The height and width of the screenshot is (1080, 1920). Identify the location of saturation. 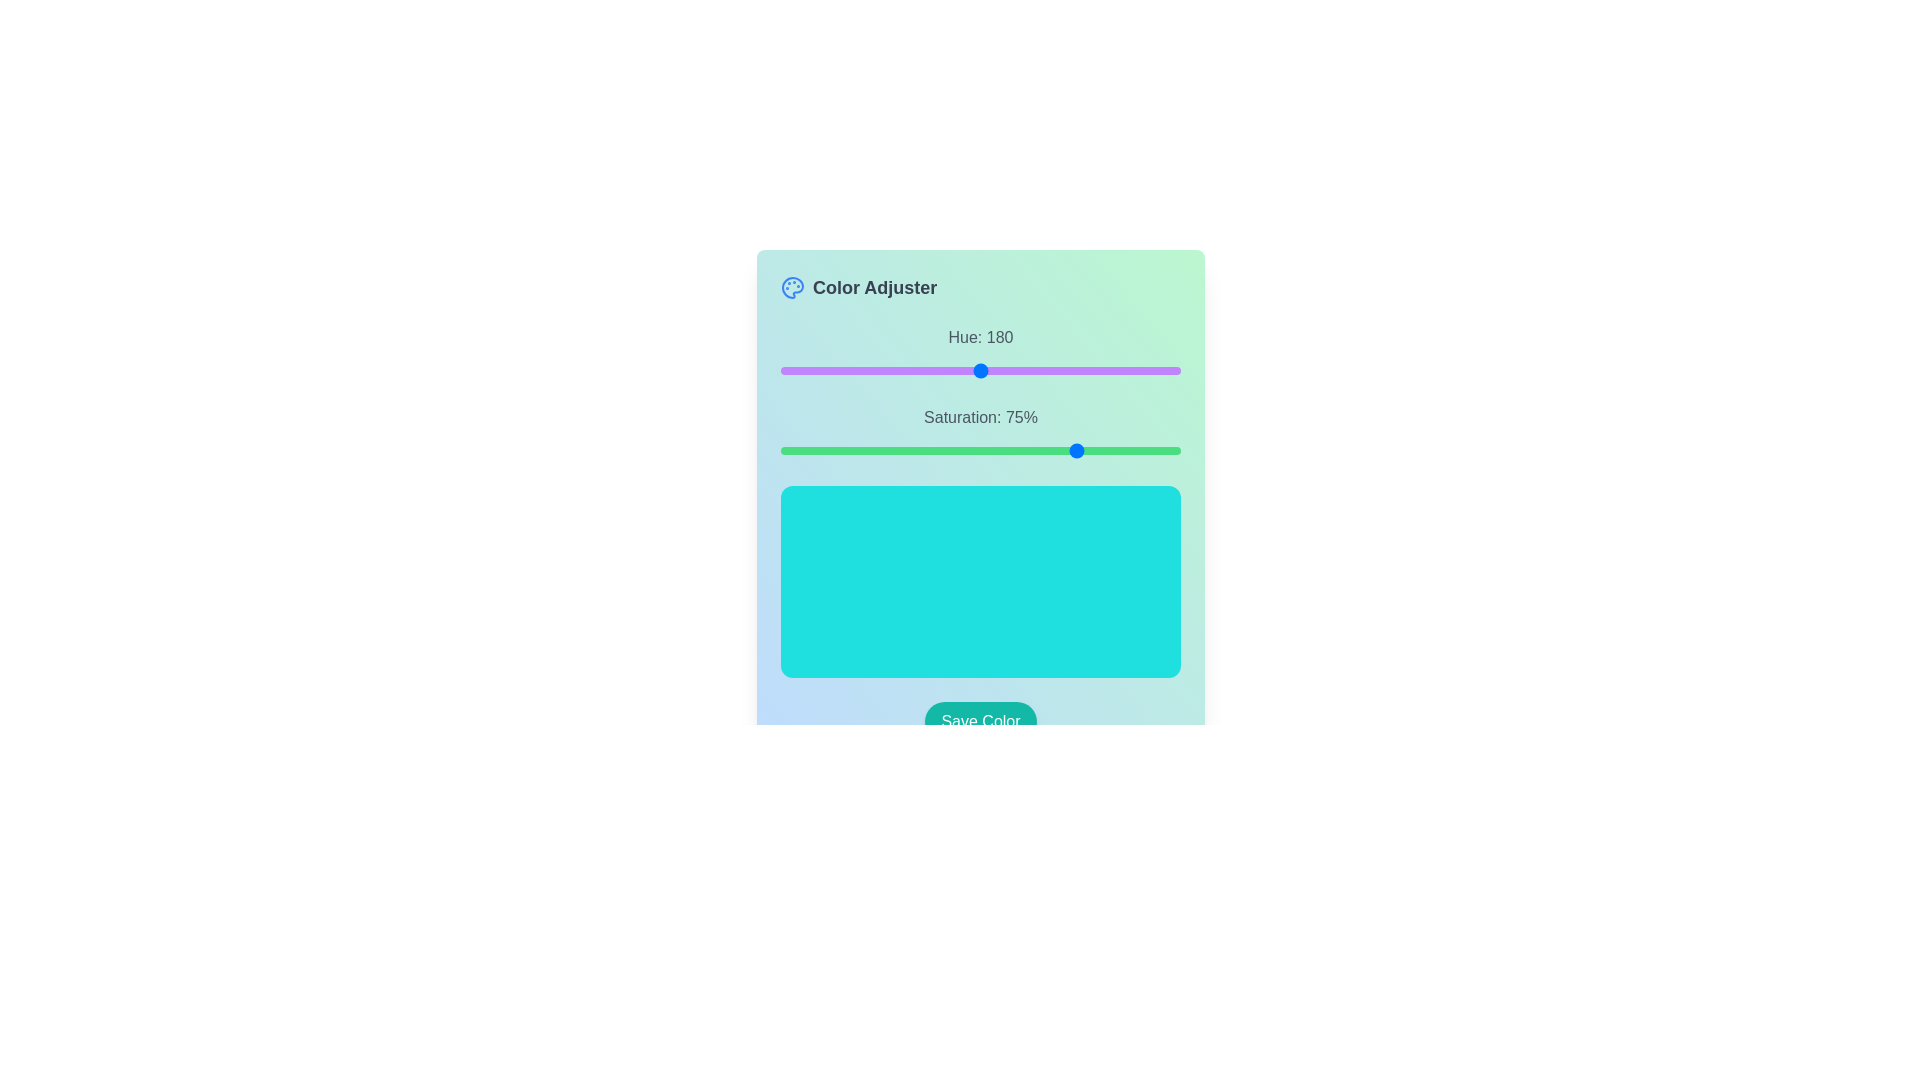
(1096, 451).